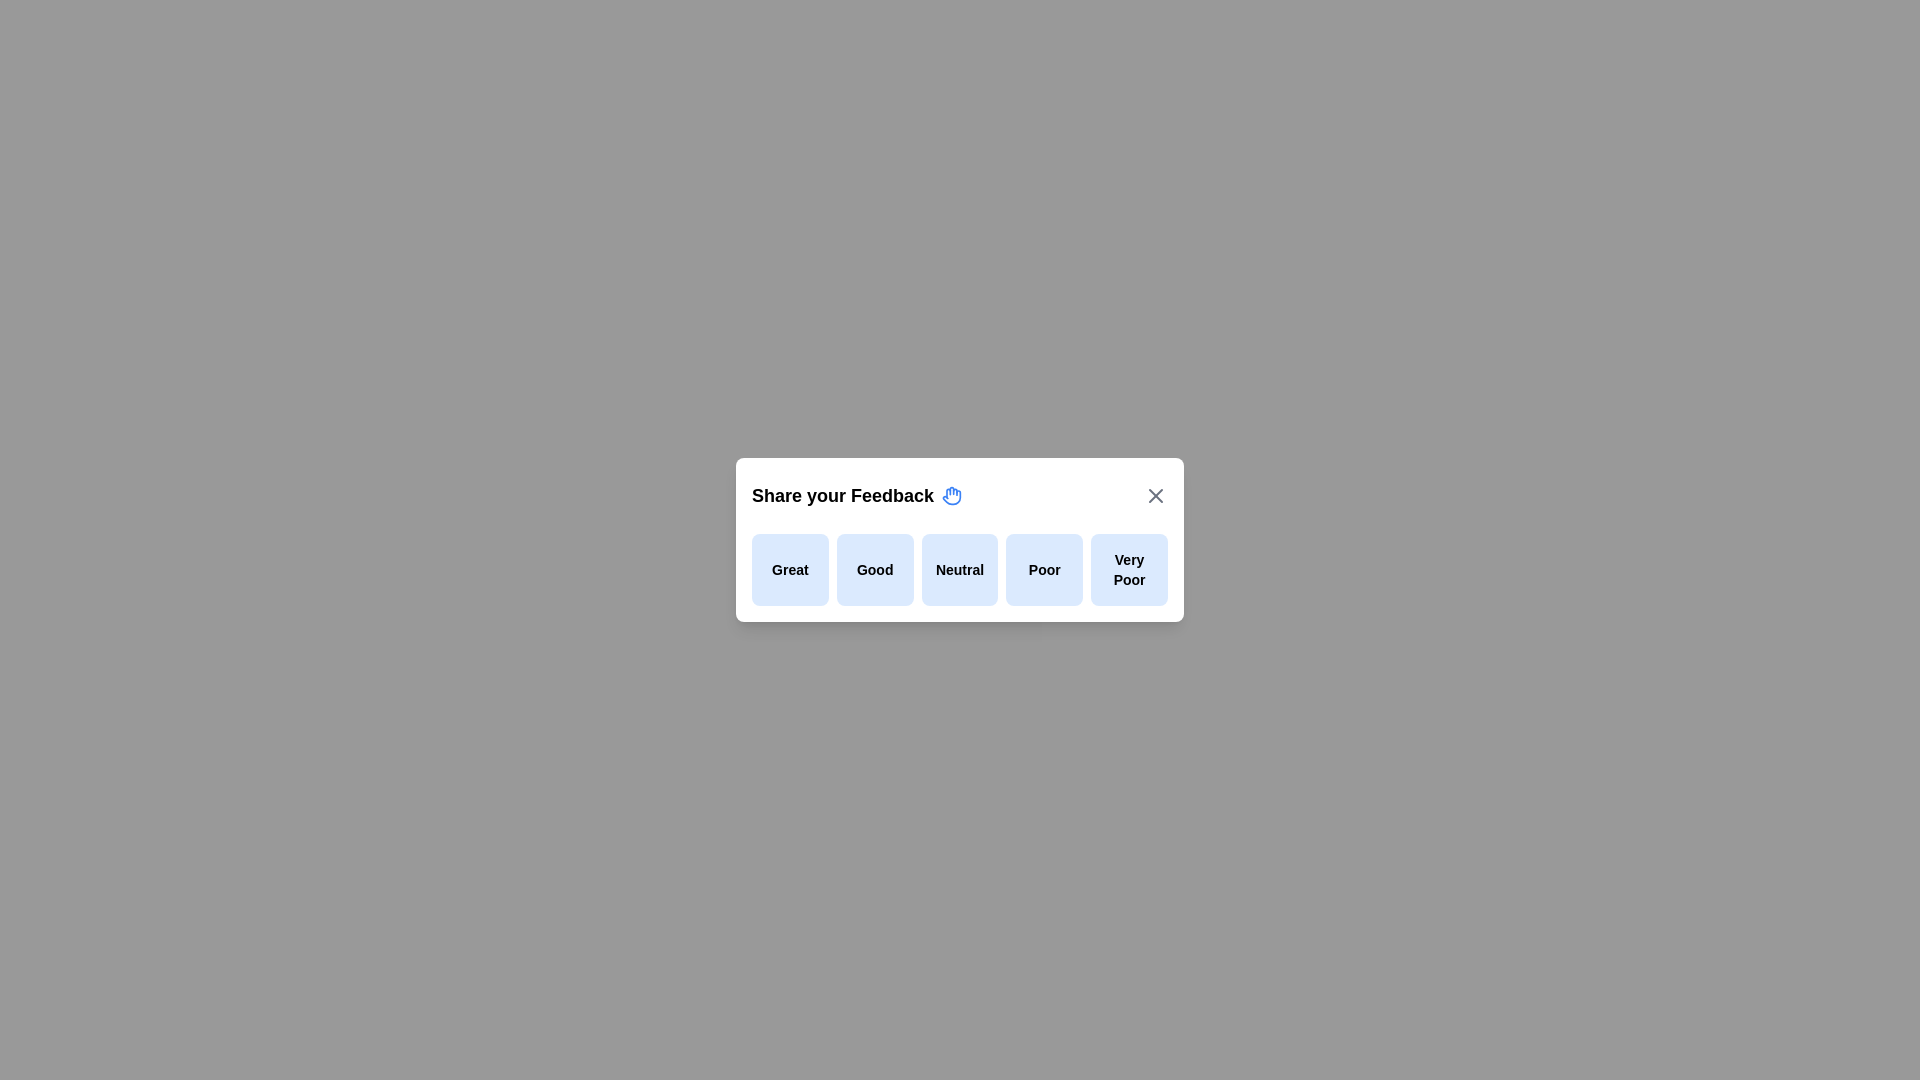  I want to click on the feedback option Great, so click(789, 570).